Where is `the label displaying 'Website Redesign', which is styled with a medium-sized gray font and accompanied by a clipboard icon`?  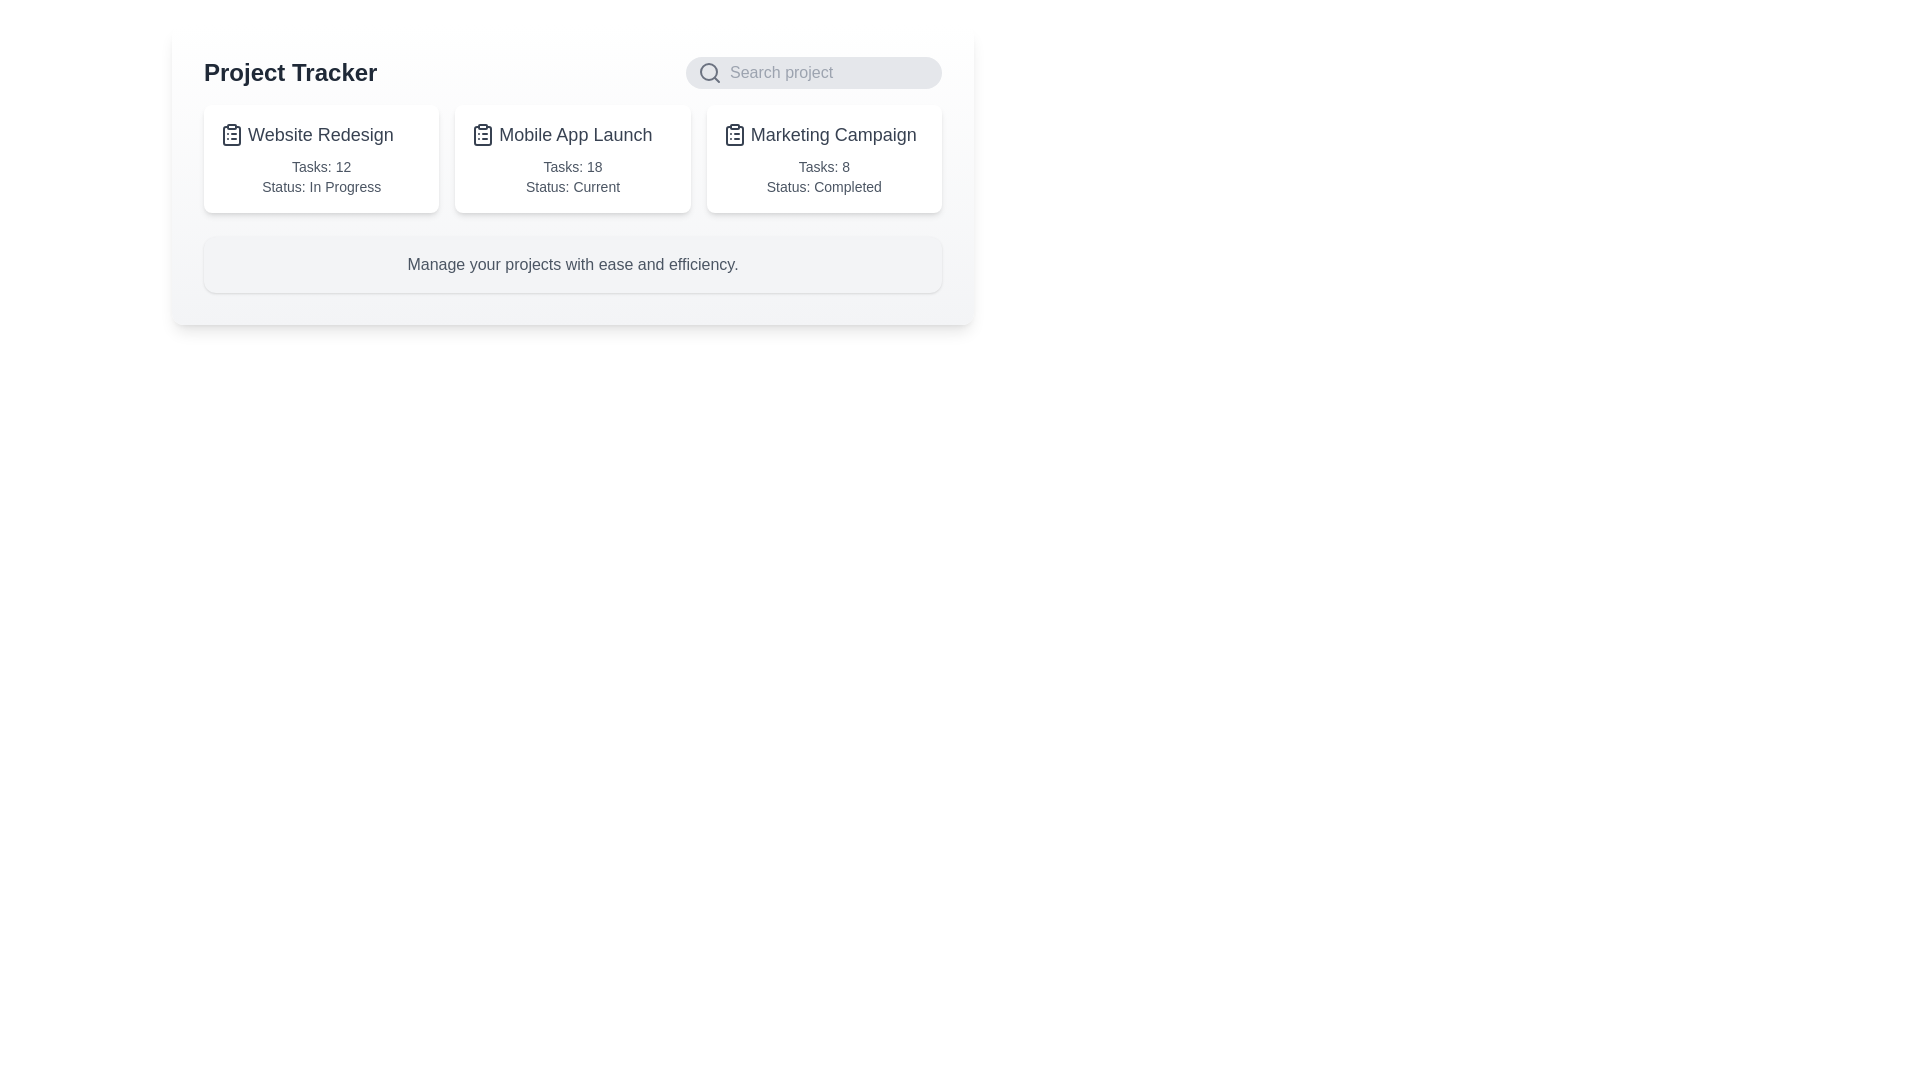 the label displaying 'Website Redesign', which is styled with a medium-sized gray font and accompanied by a clipboard icon is located at coordinates (321, 135).